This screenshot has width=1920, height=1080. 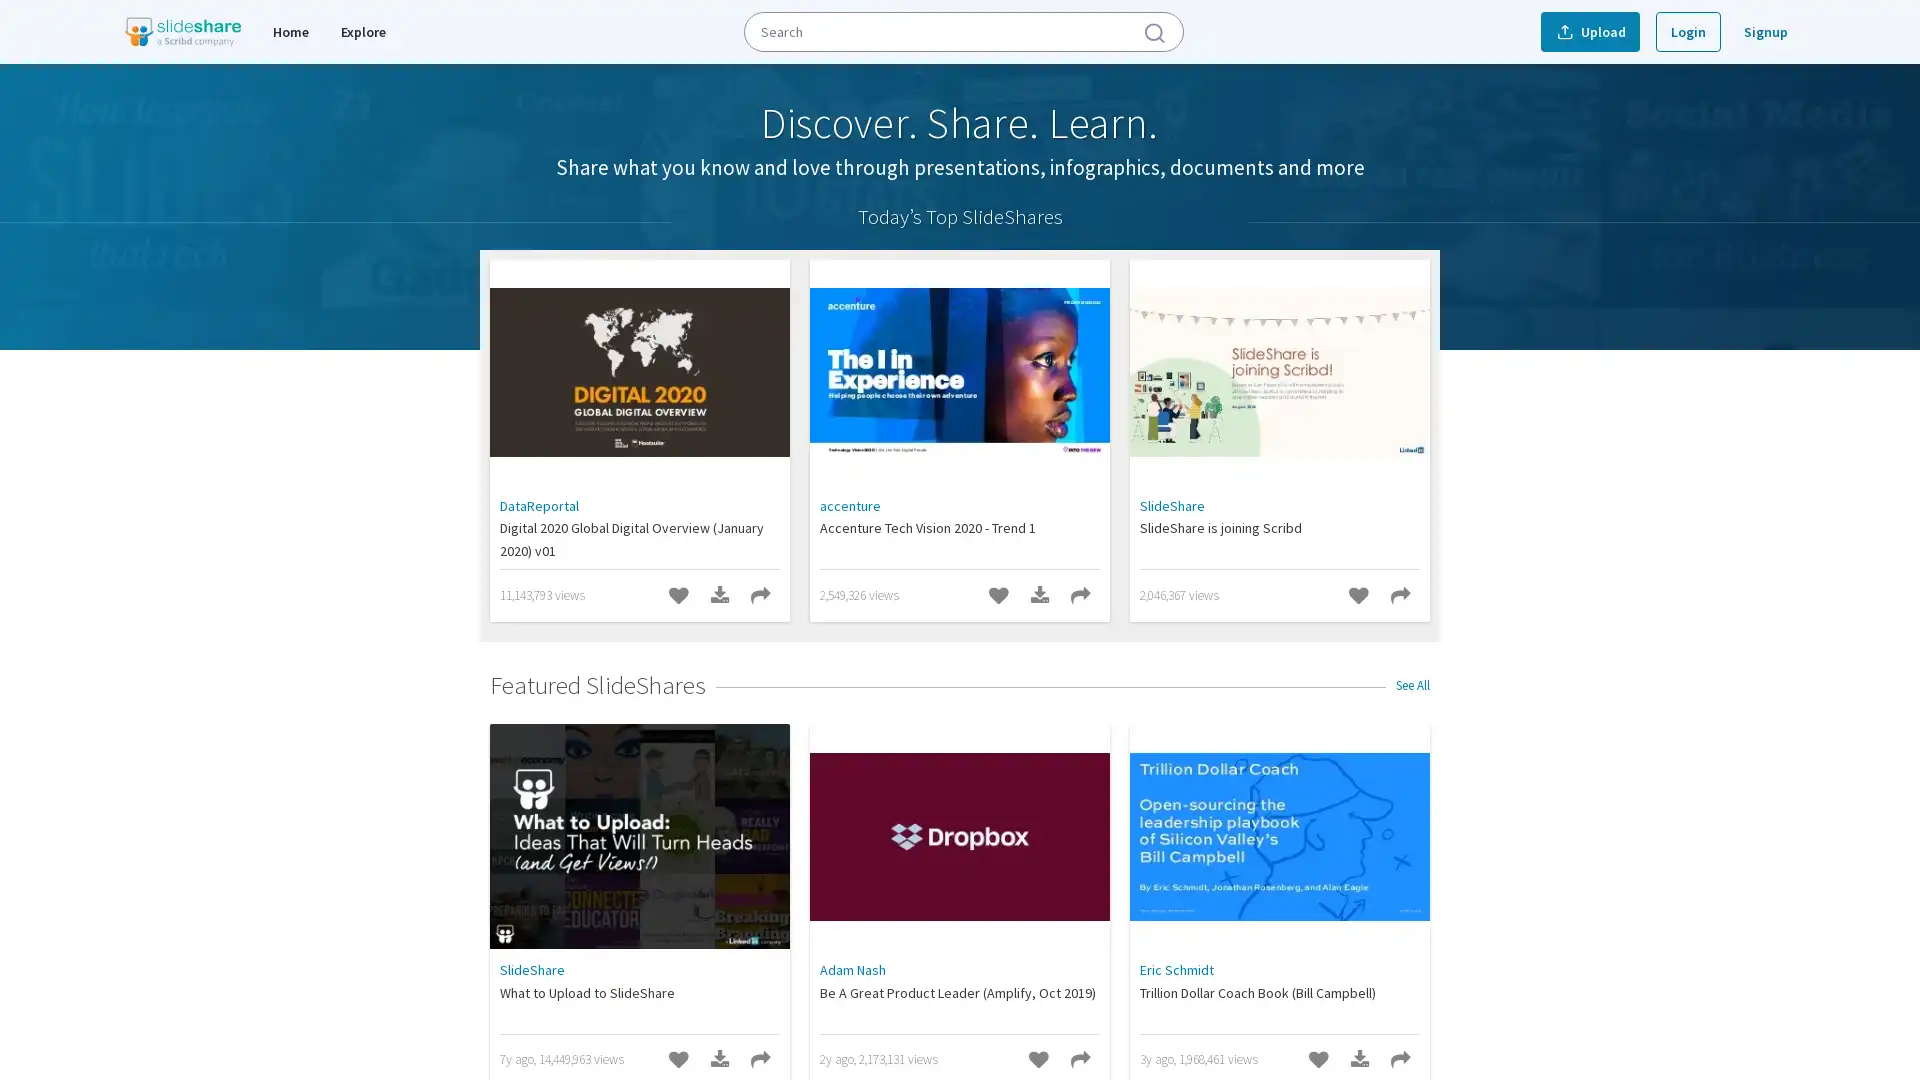 What do you see at coordinates (1399, 593) in the screenshot?
I see `Share SlideShare is joining Scribd SlideShare.` at bounding box center [1399, 593].